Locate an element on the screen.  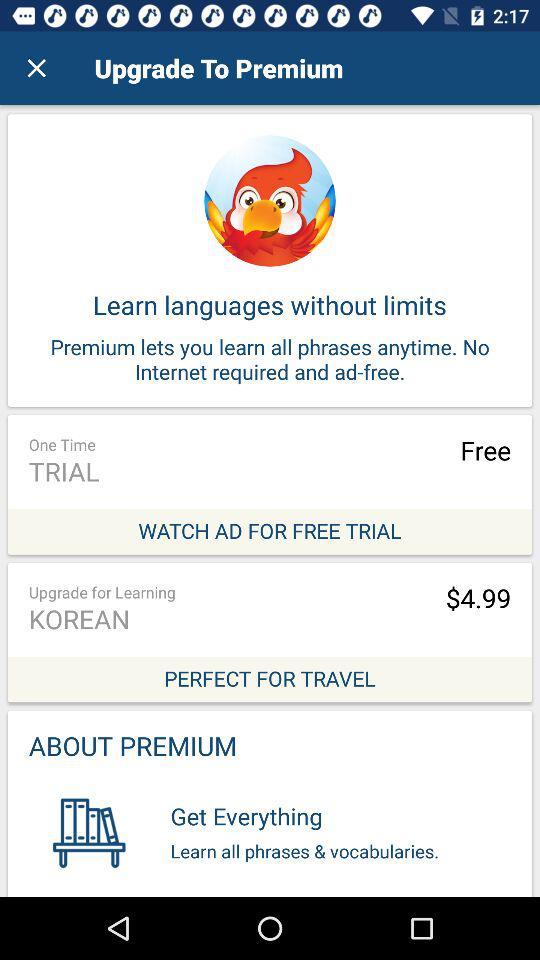
item to the left of upgrade to premium icon is located at coordinates (36, 68).